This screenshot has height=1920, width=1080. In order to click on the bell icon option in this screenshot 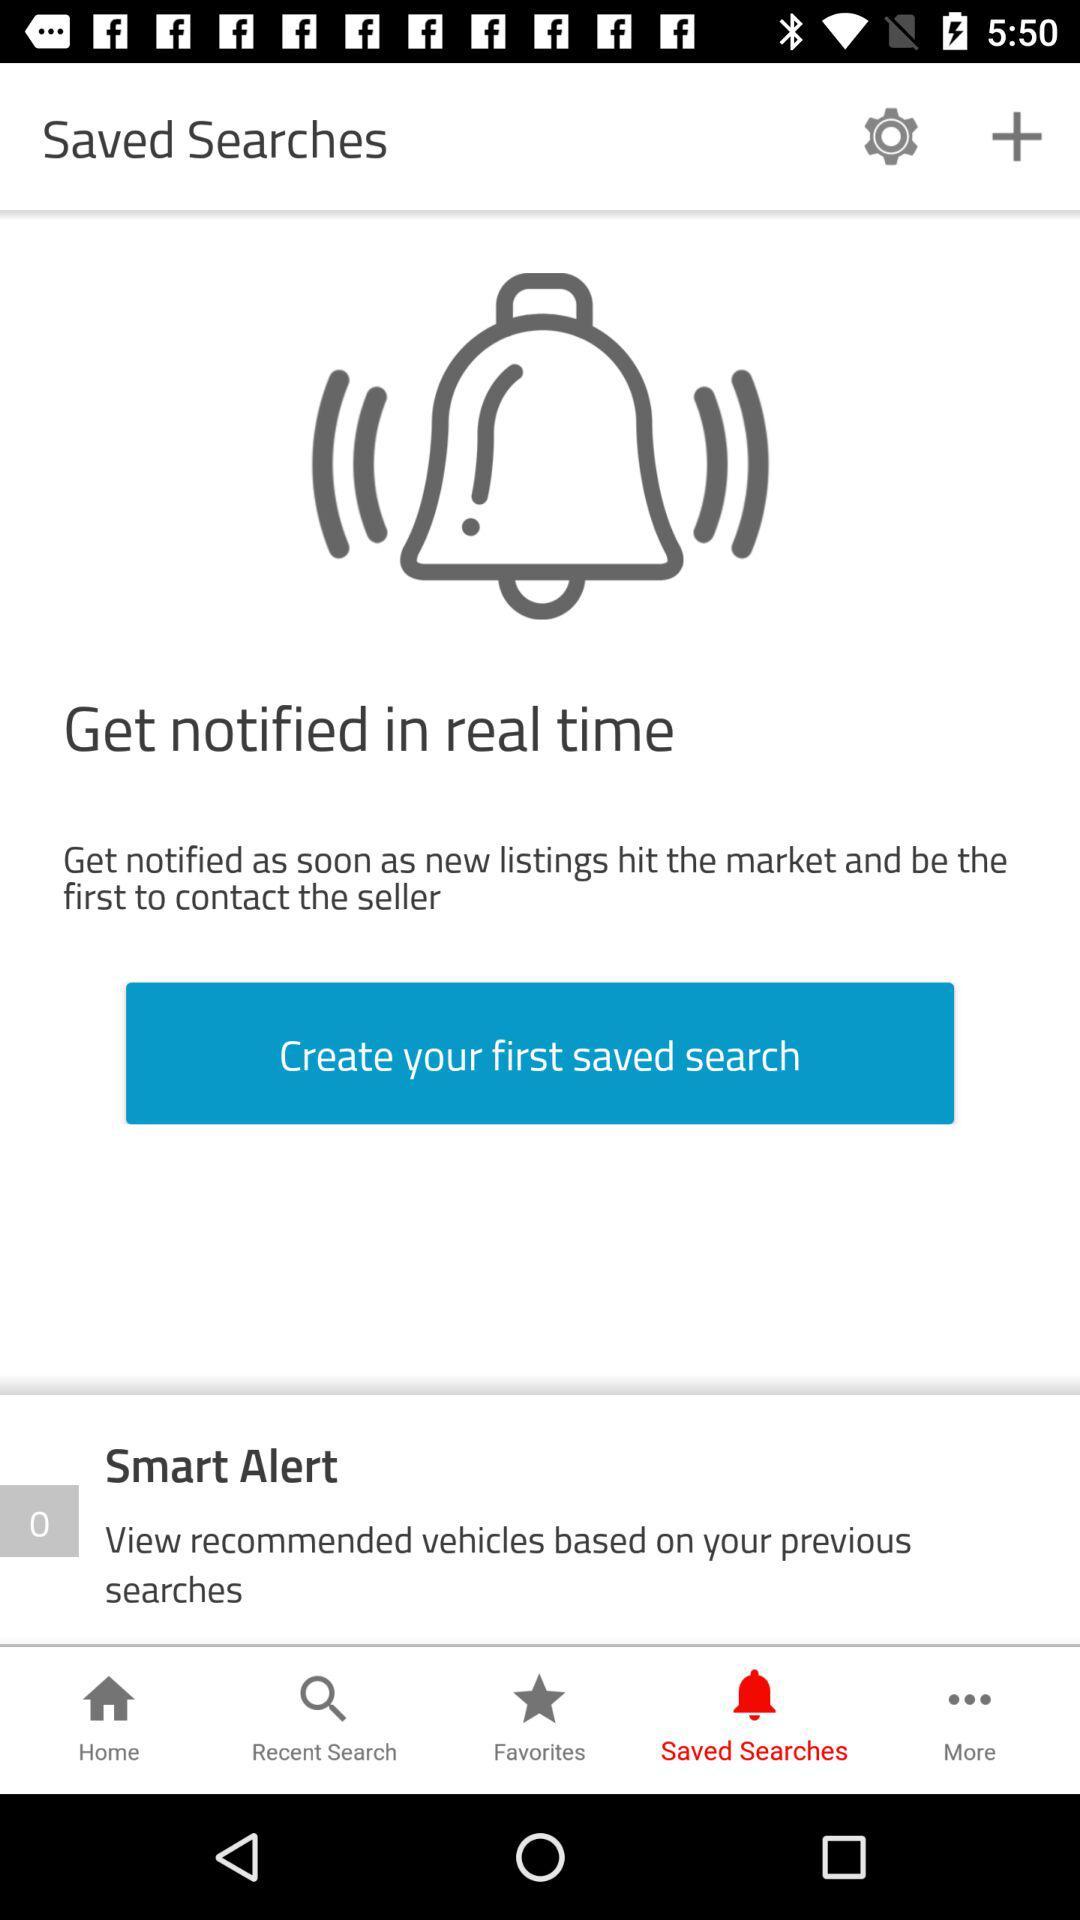, I will do `click(540, 445)`.